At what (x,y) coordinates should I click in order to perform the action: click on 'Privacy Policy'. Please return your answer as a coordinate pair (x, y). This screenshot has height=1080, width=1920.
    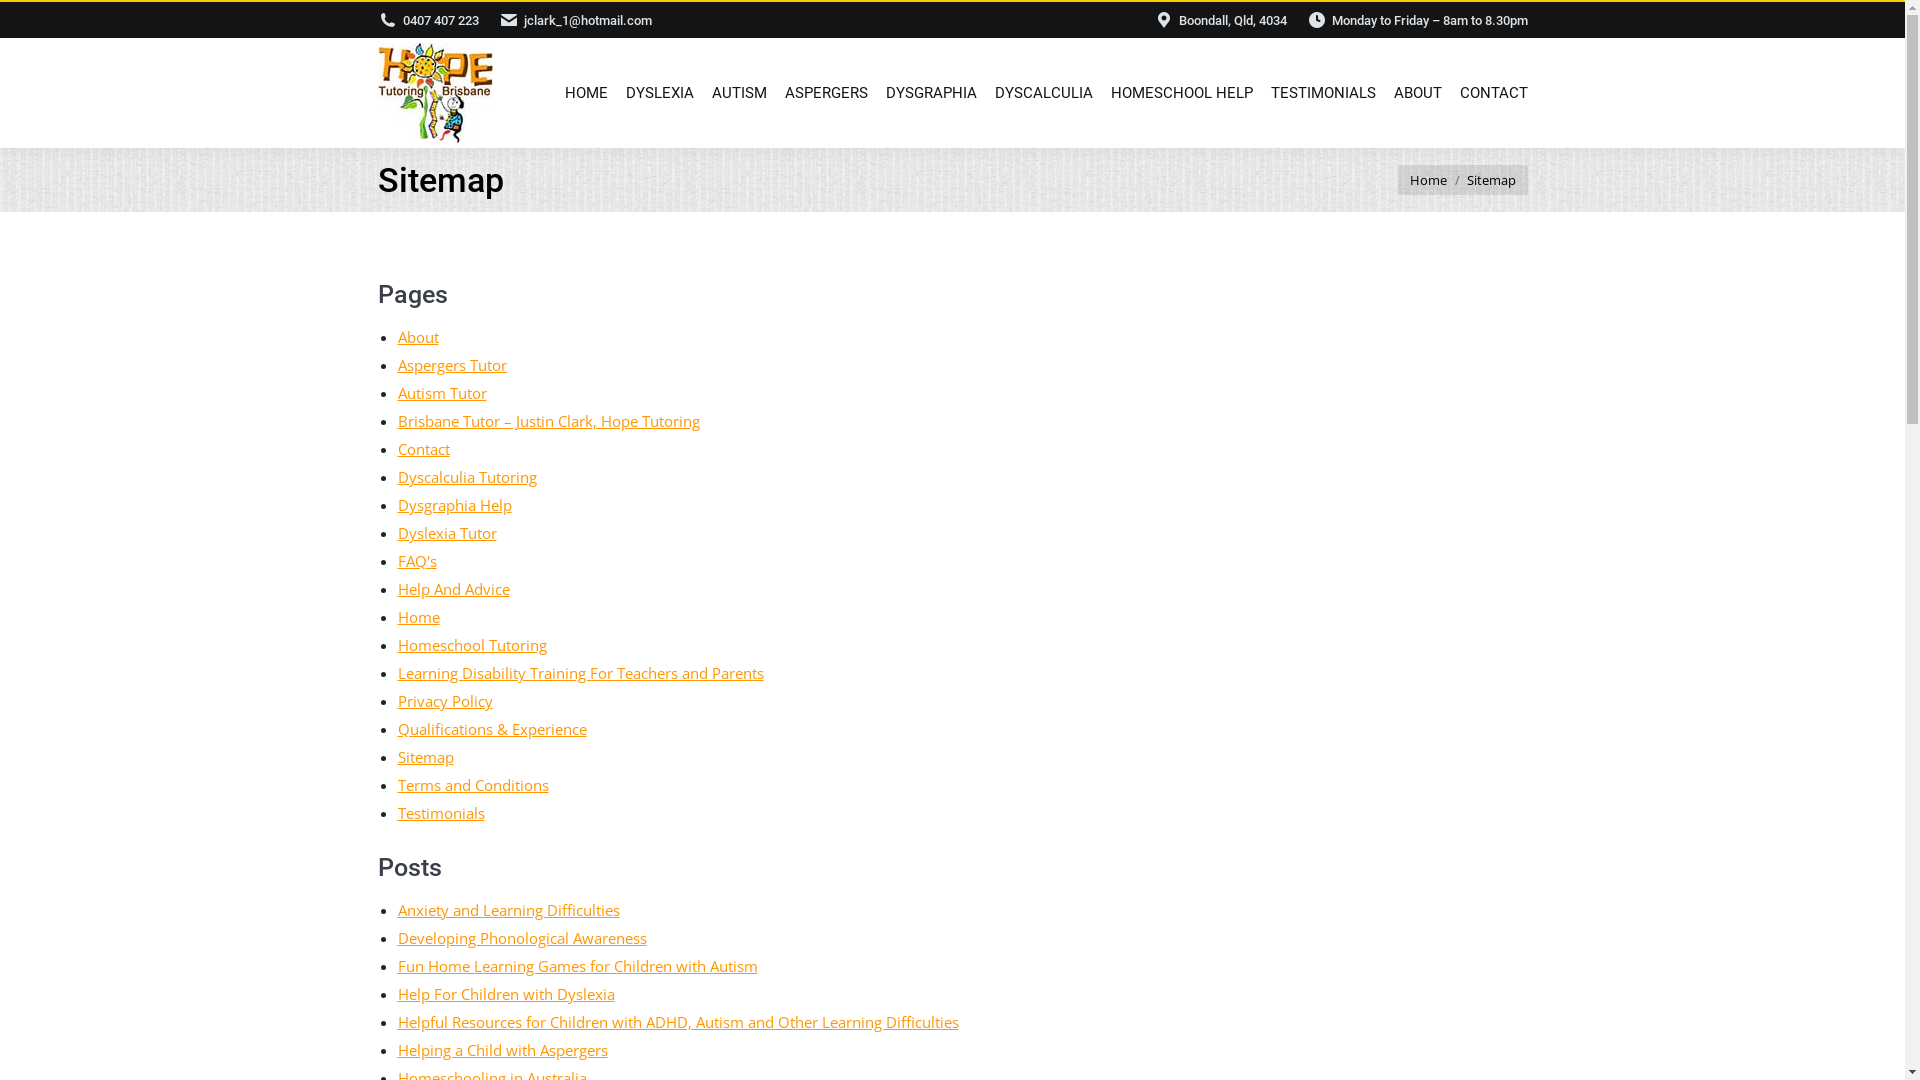
    Looking at the image, I should click on (444, 700).